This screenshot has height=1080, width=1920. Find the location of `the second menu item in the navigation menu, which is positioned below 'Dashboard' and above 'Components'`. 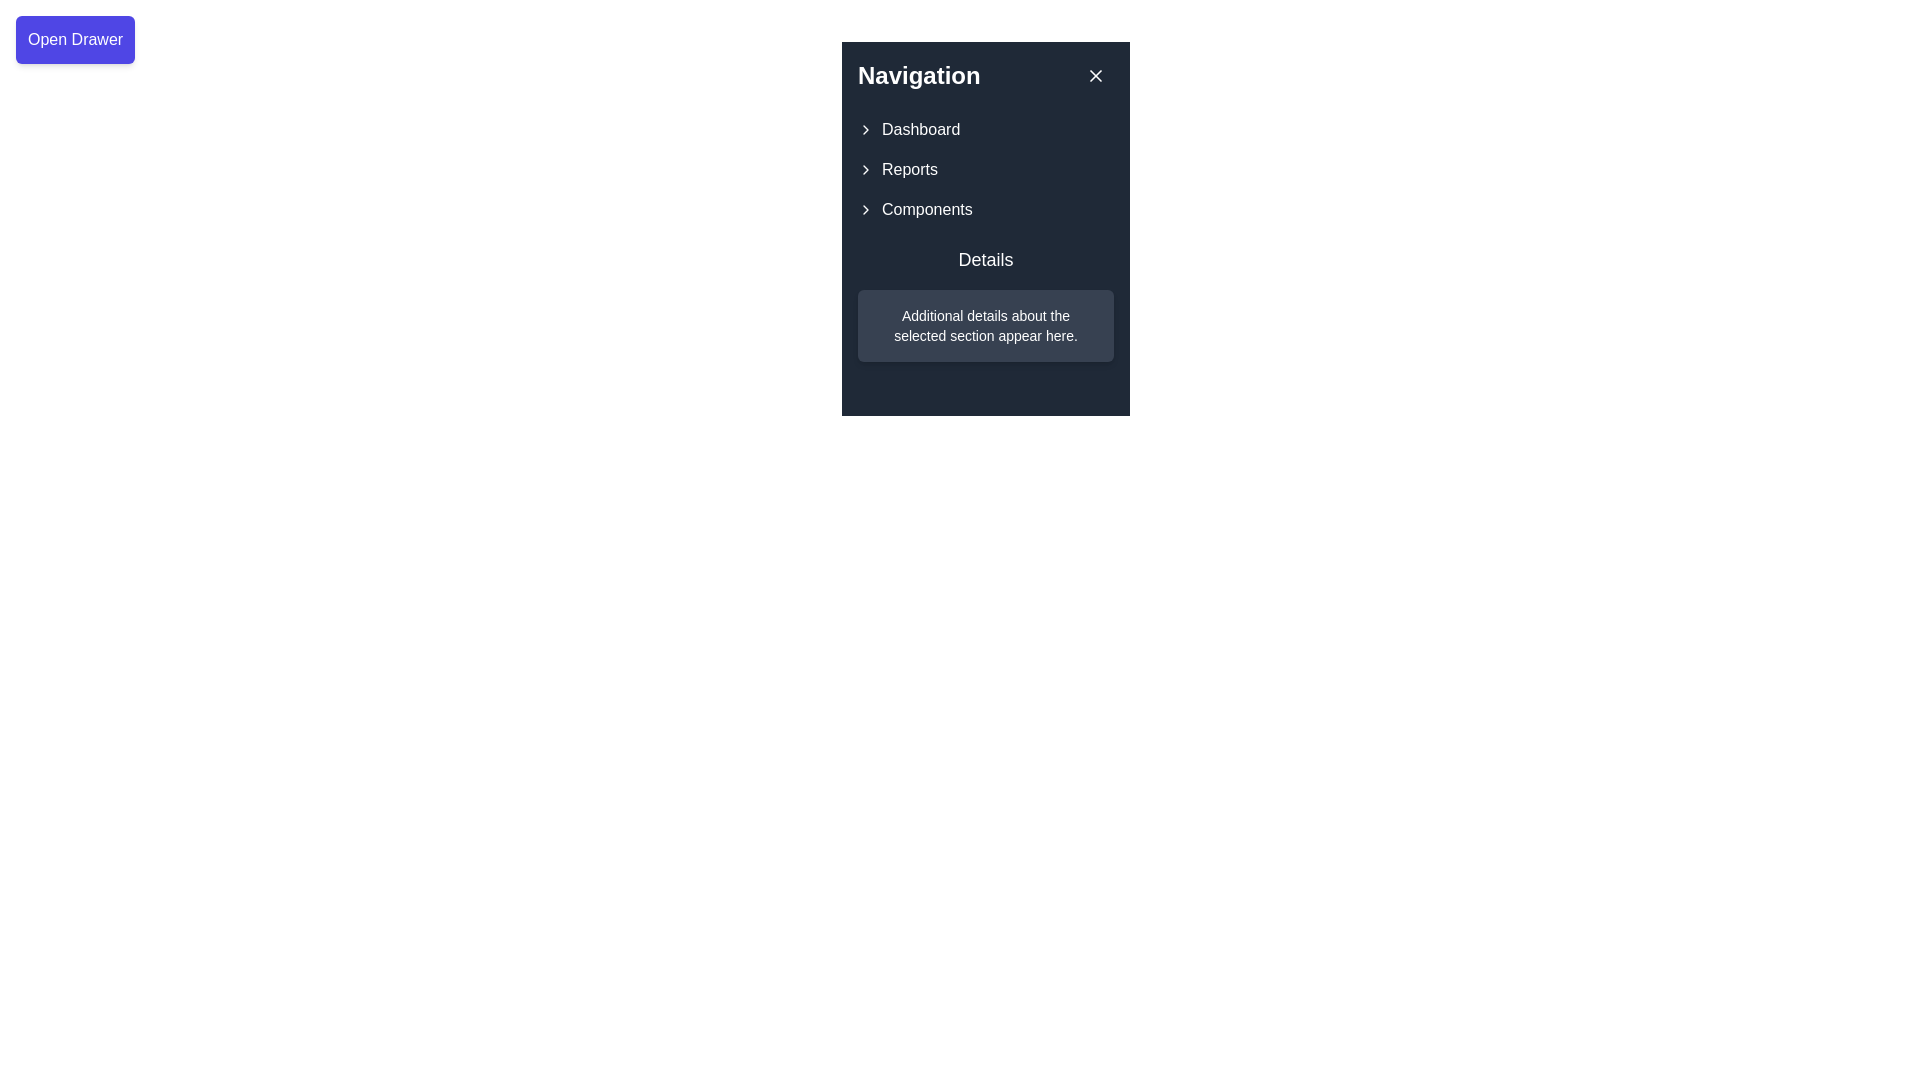

the second menu item in the navigation menu, which is positioned below 'Dashboard' and above 'Components' is located at coordinates (985, 168).